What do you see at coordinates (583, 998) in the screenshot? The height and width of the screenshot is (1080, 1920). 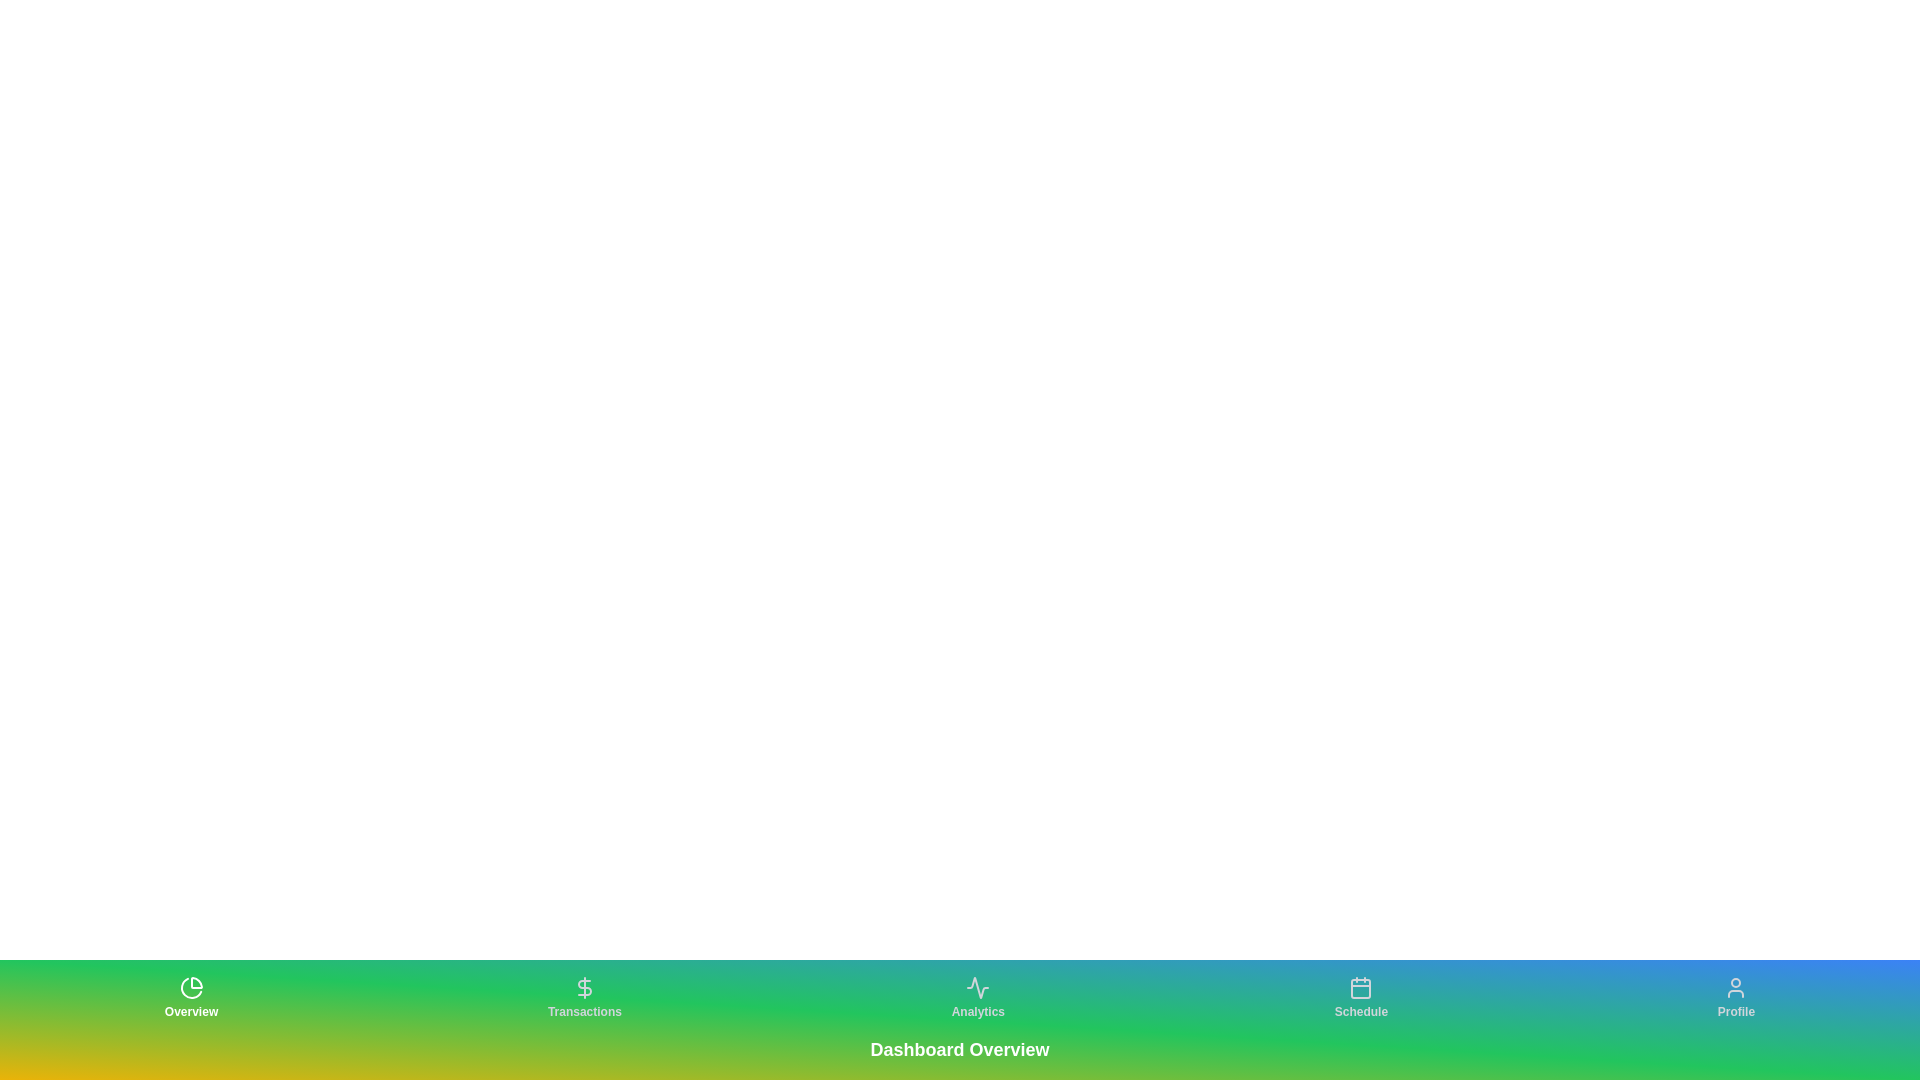 I see `the tab labeled Transactions` at bounding box center [583, 998].